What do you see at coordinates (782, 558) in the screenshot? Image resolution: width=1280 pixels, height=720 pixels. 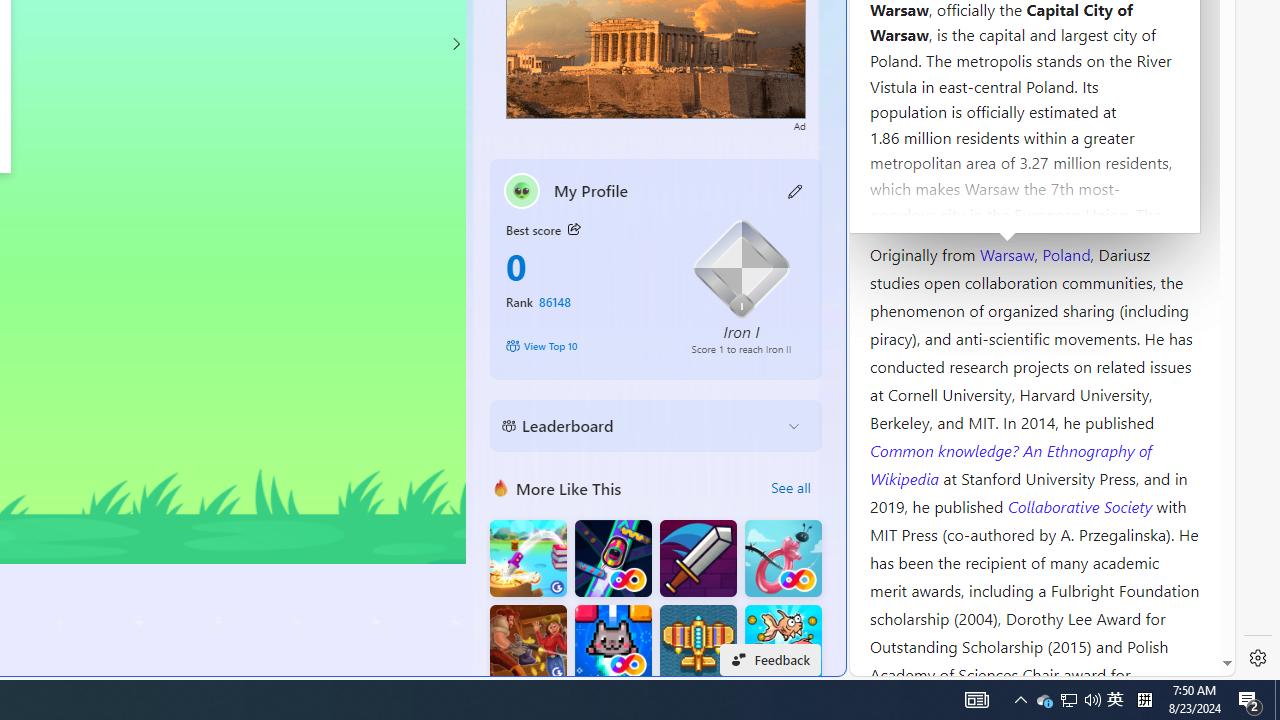 I see `'Balloon FRVR'` at bounding box center [782, 558].